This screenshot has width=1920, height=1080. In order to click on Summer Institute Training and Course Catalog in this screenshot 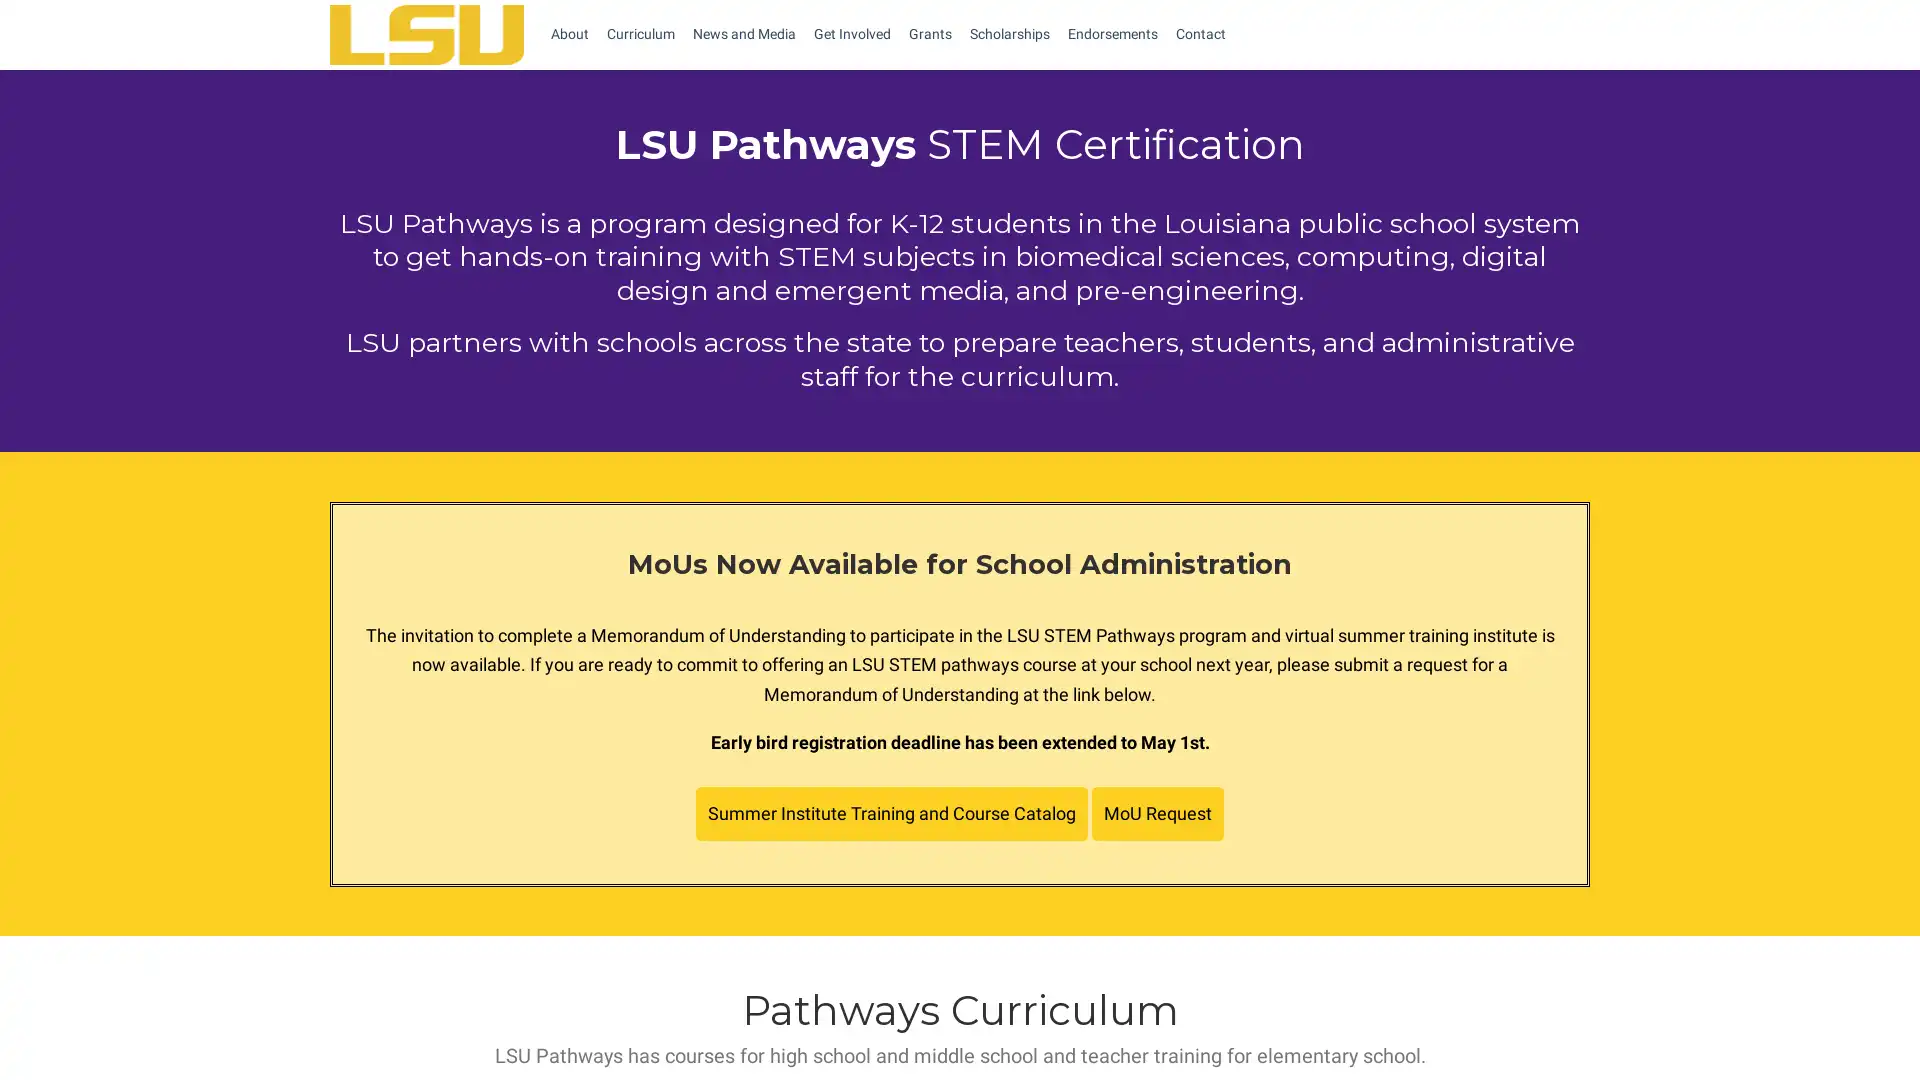, I will do `click(891, 813)`.